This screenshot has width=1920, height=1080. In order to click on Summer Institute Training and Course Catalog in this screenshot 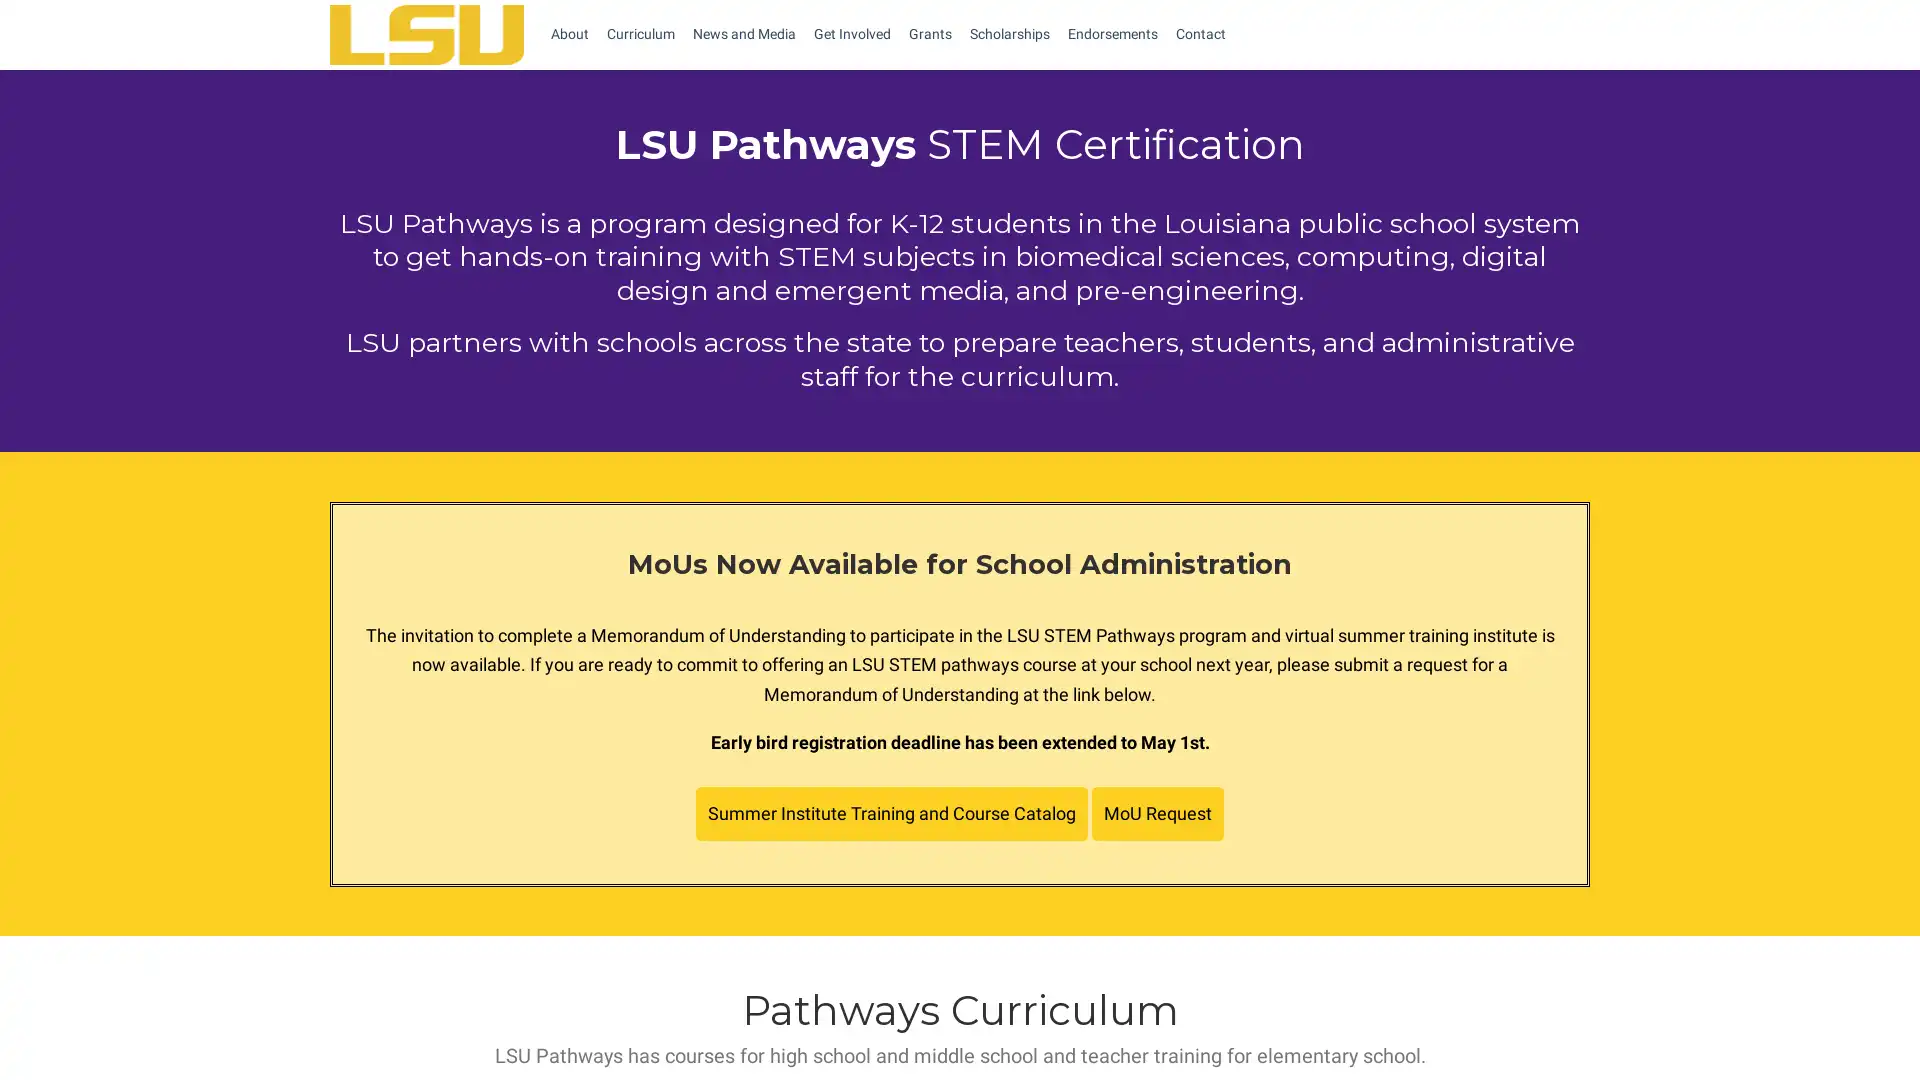, I will do `click(891, 813)`.